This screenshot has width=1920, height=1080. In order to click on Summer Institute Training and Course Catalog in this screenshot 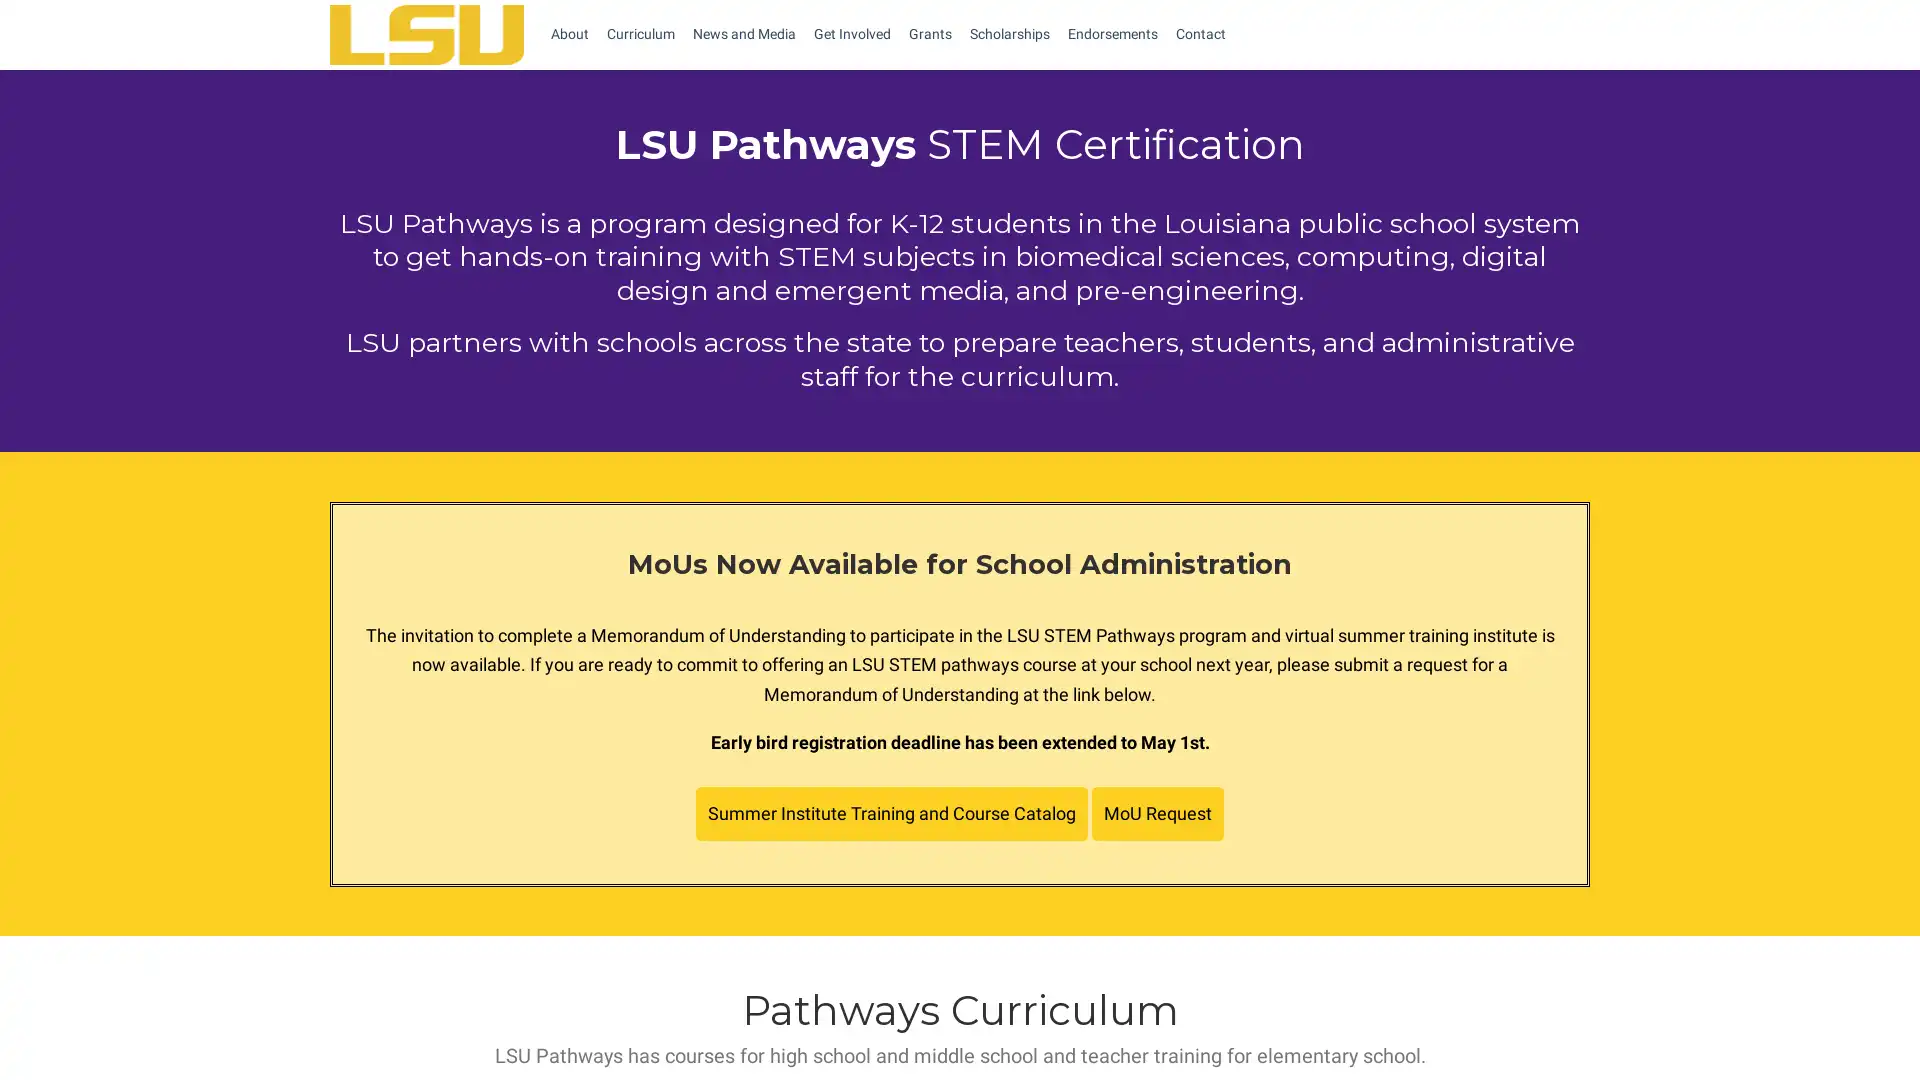, I will do `click(891, 813)`.